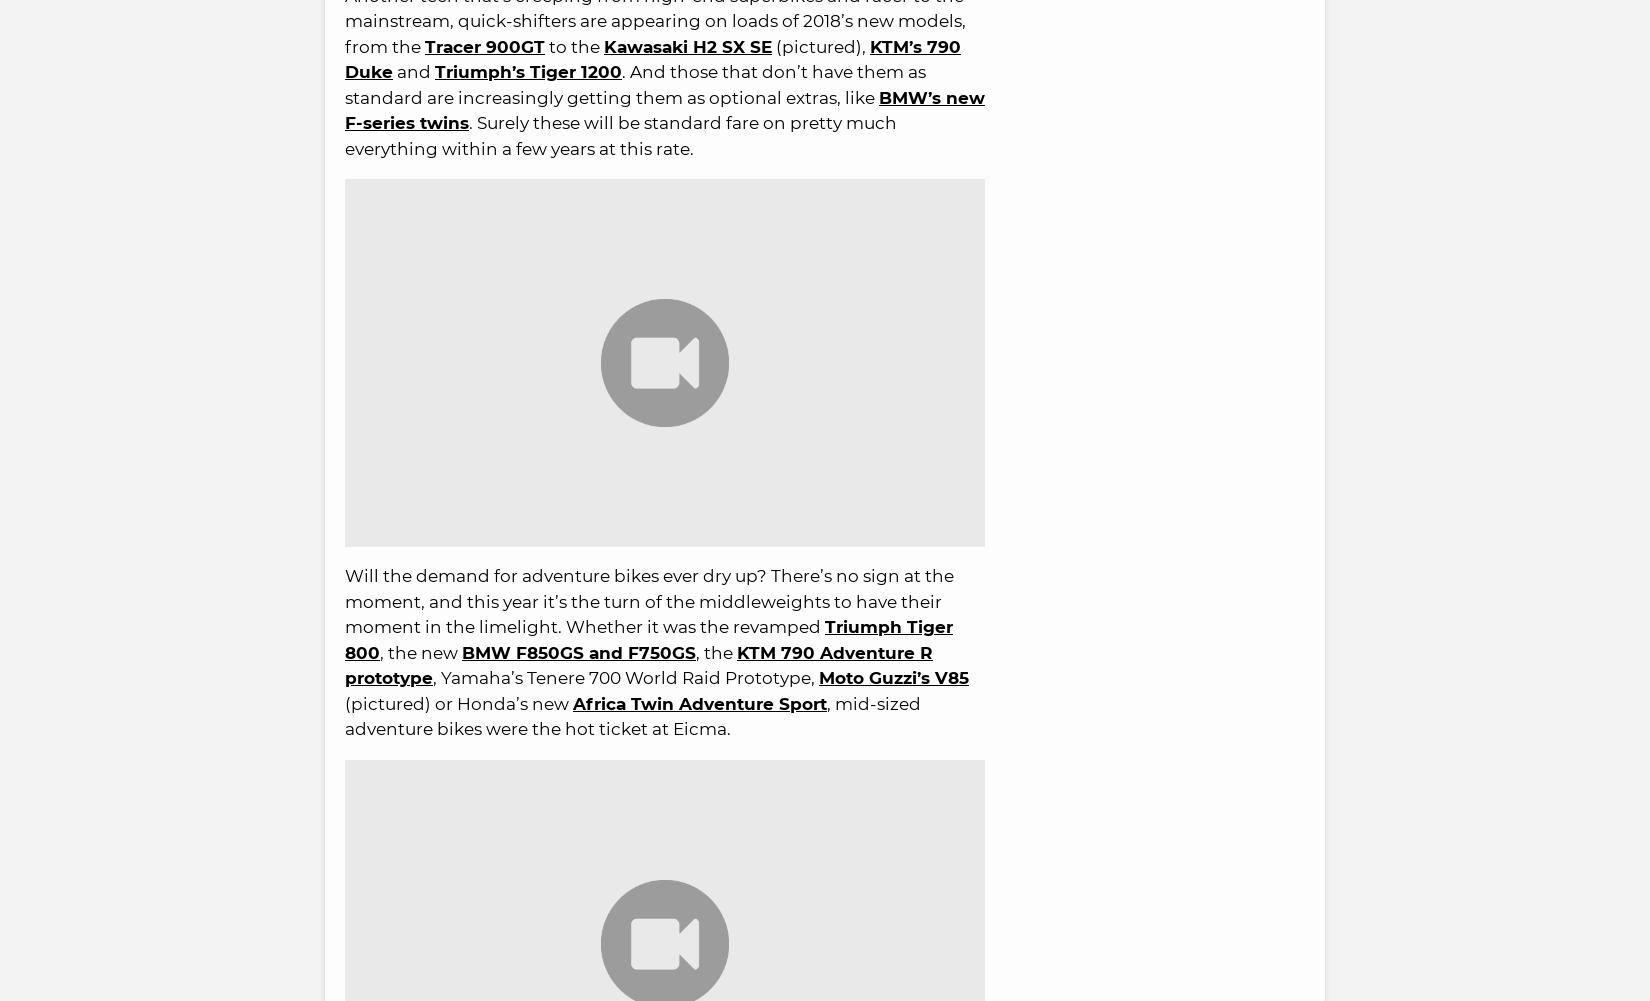 The width and height of the screenshot is (1650, 1001). I want to click on 'Triumph Tiger 800', so click(647, 639).